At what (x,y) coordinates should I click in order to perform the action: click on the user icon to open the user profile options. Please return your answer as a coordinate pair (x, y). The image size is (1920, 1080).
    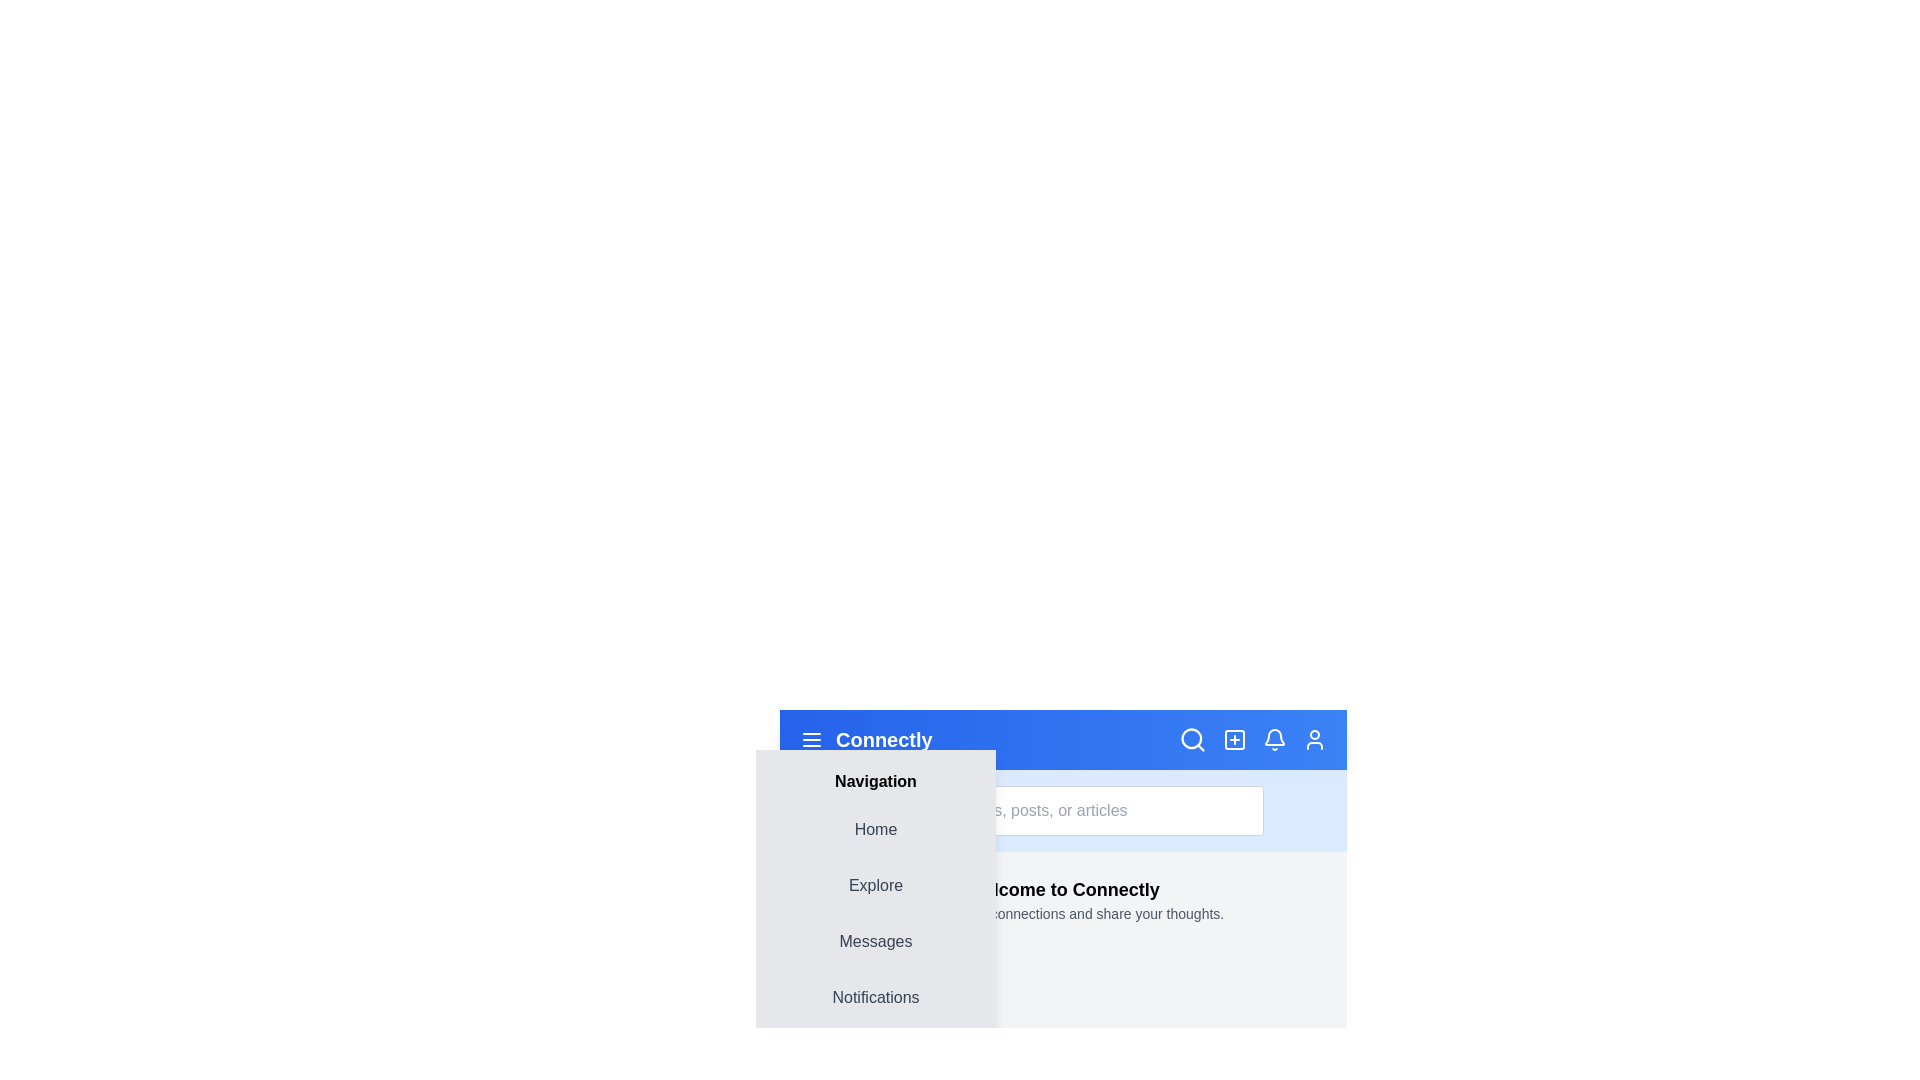
    Looking at the image, I should click on (1315, 740).